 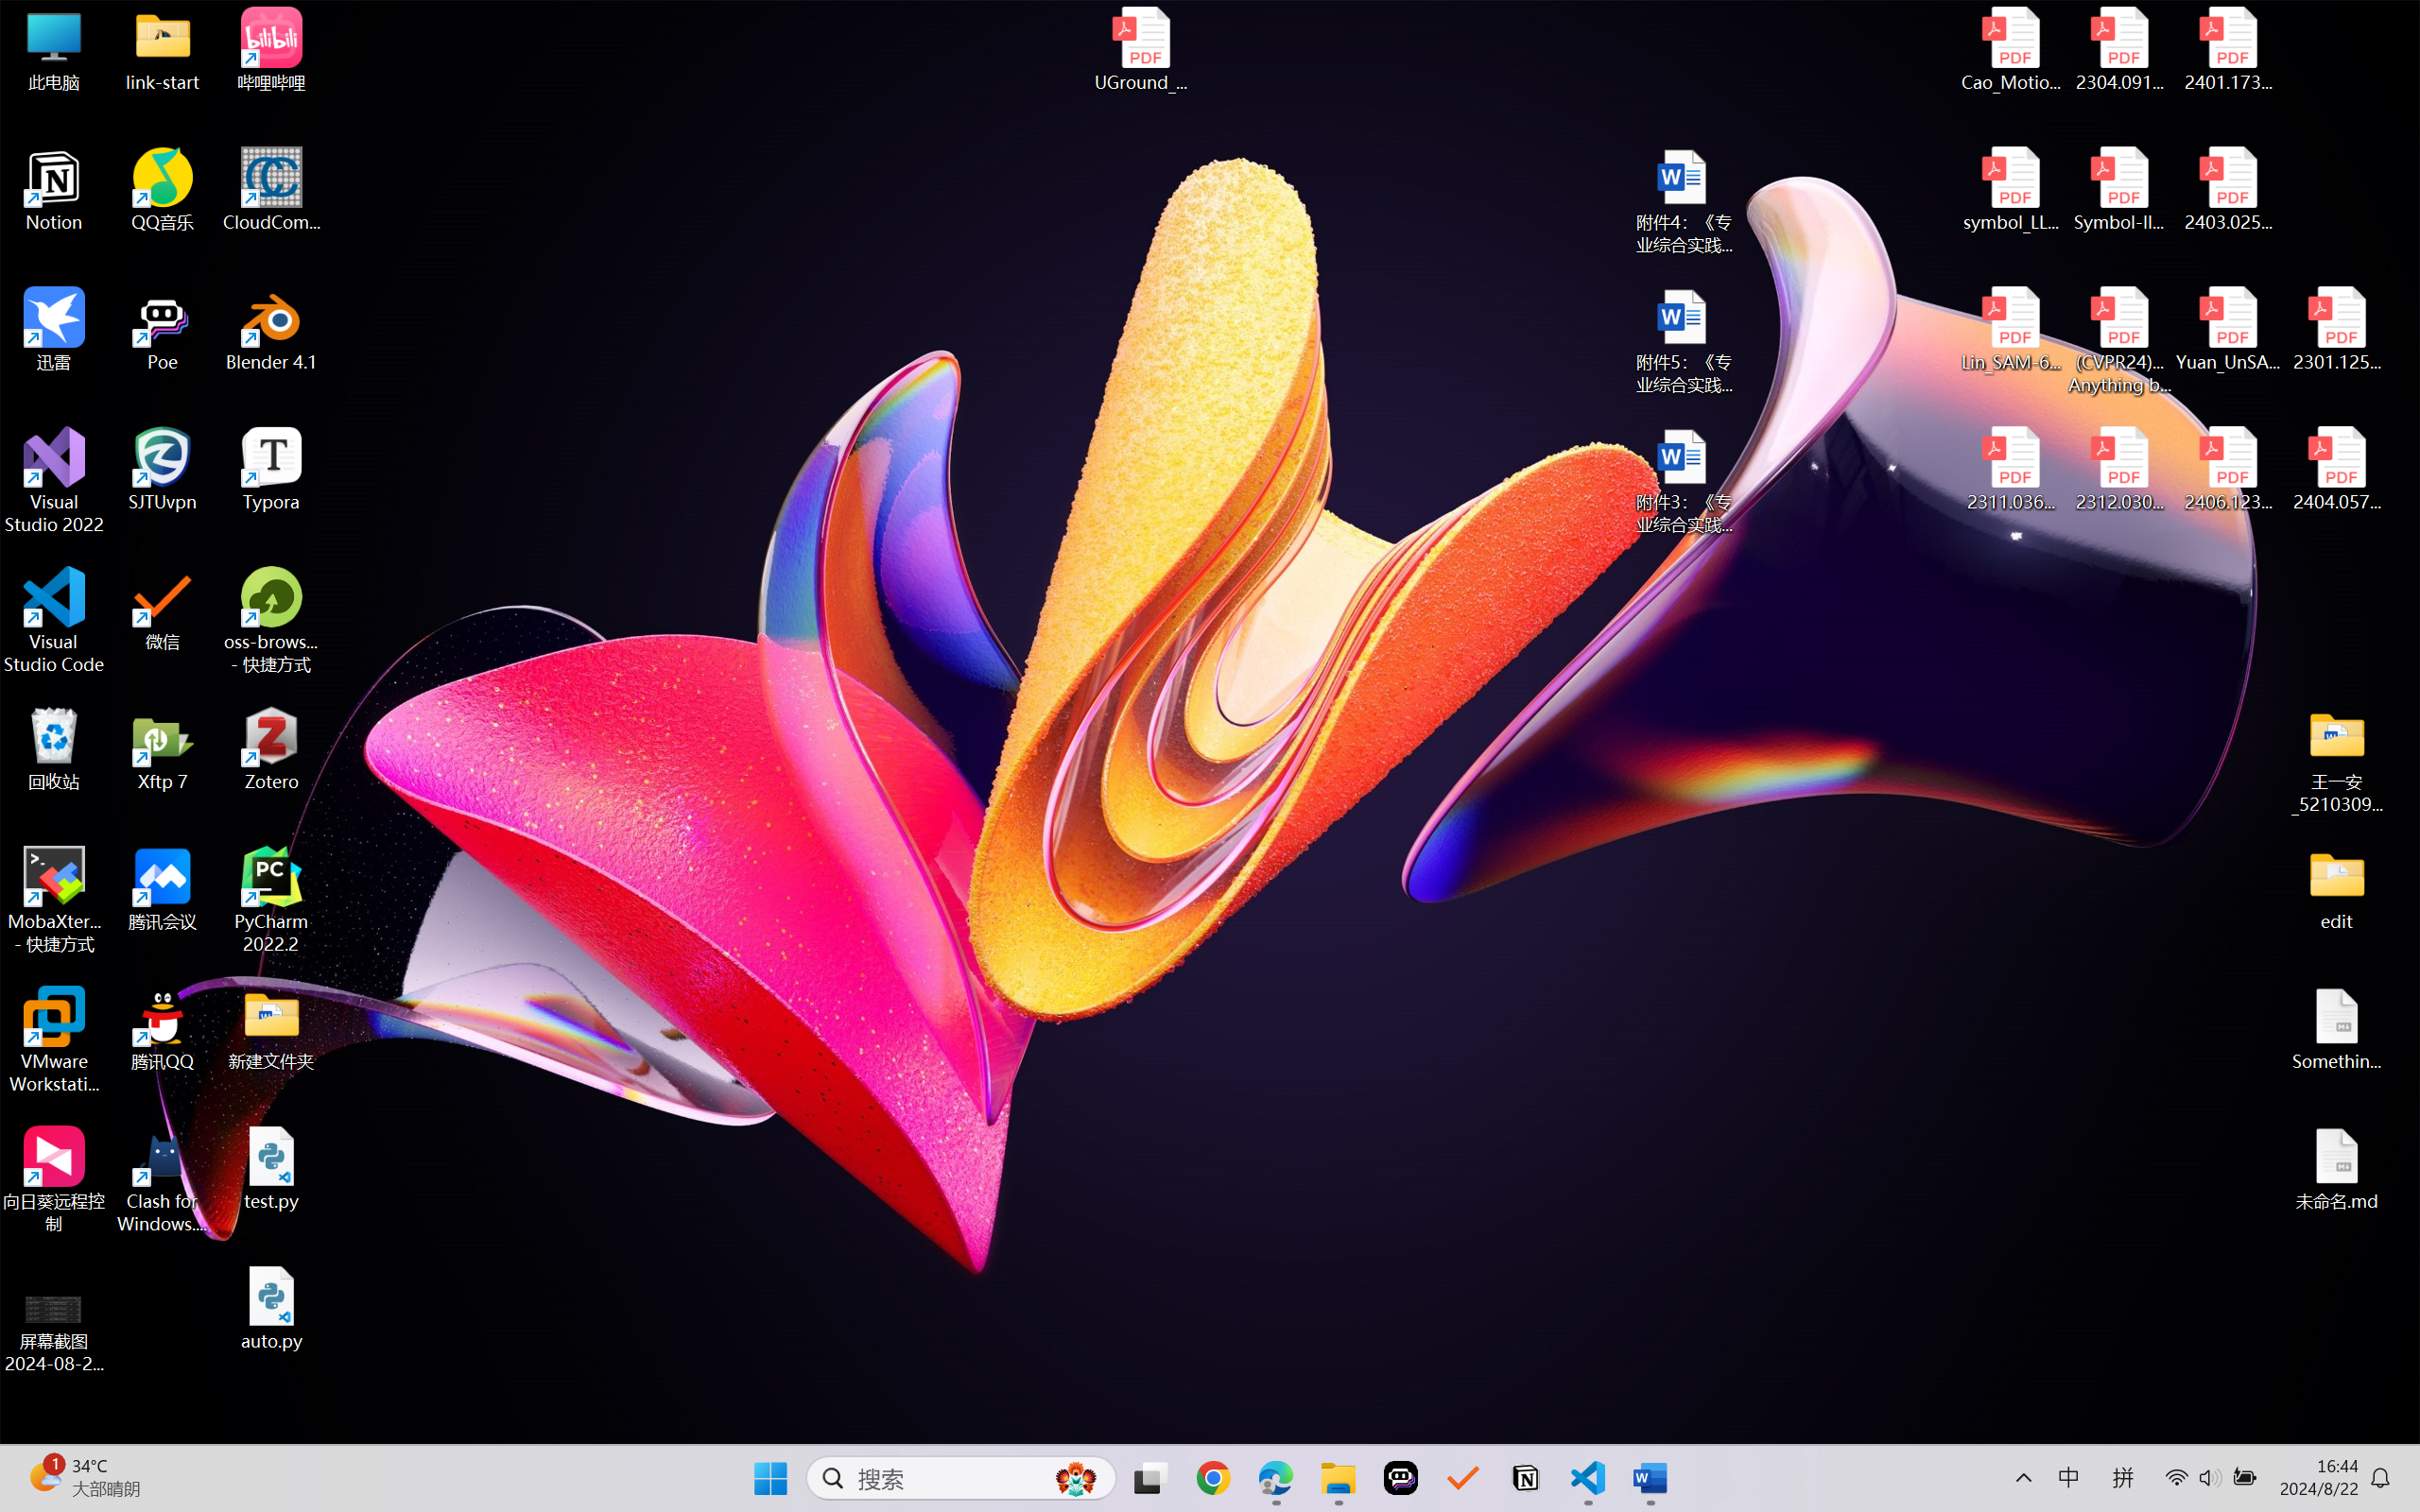 I want to click on '2311.03658v2.pdf', so click(x=2011, y=469).